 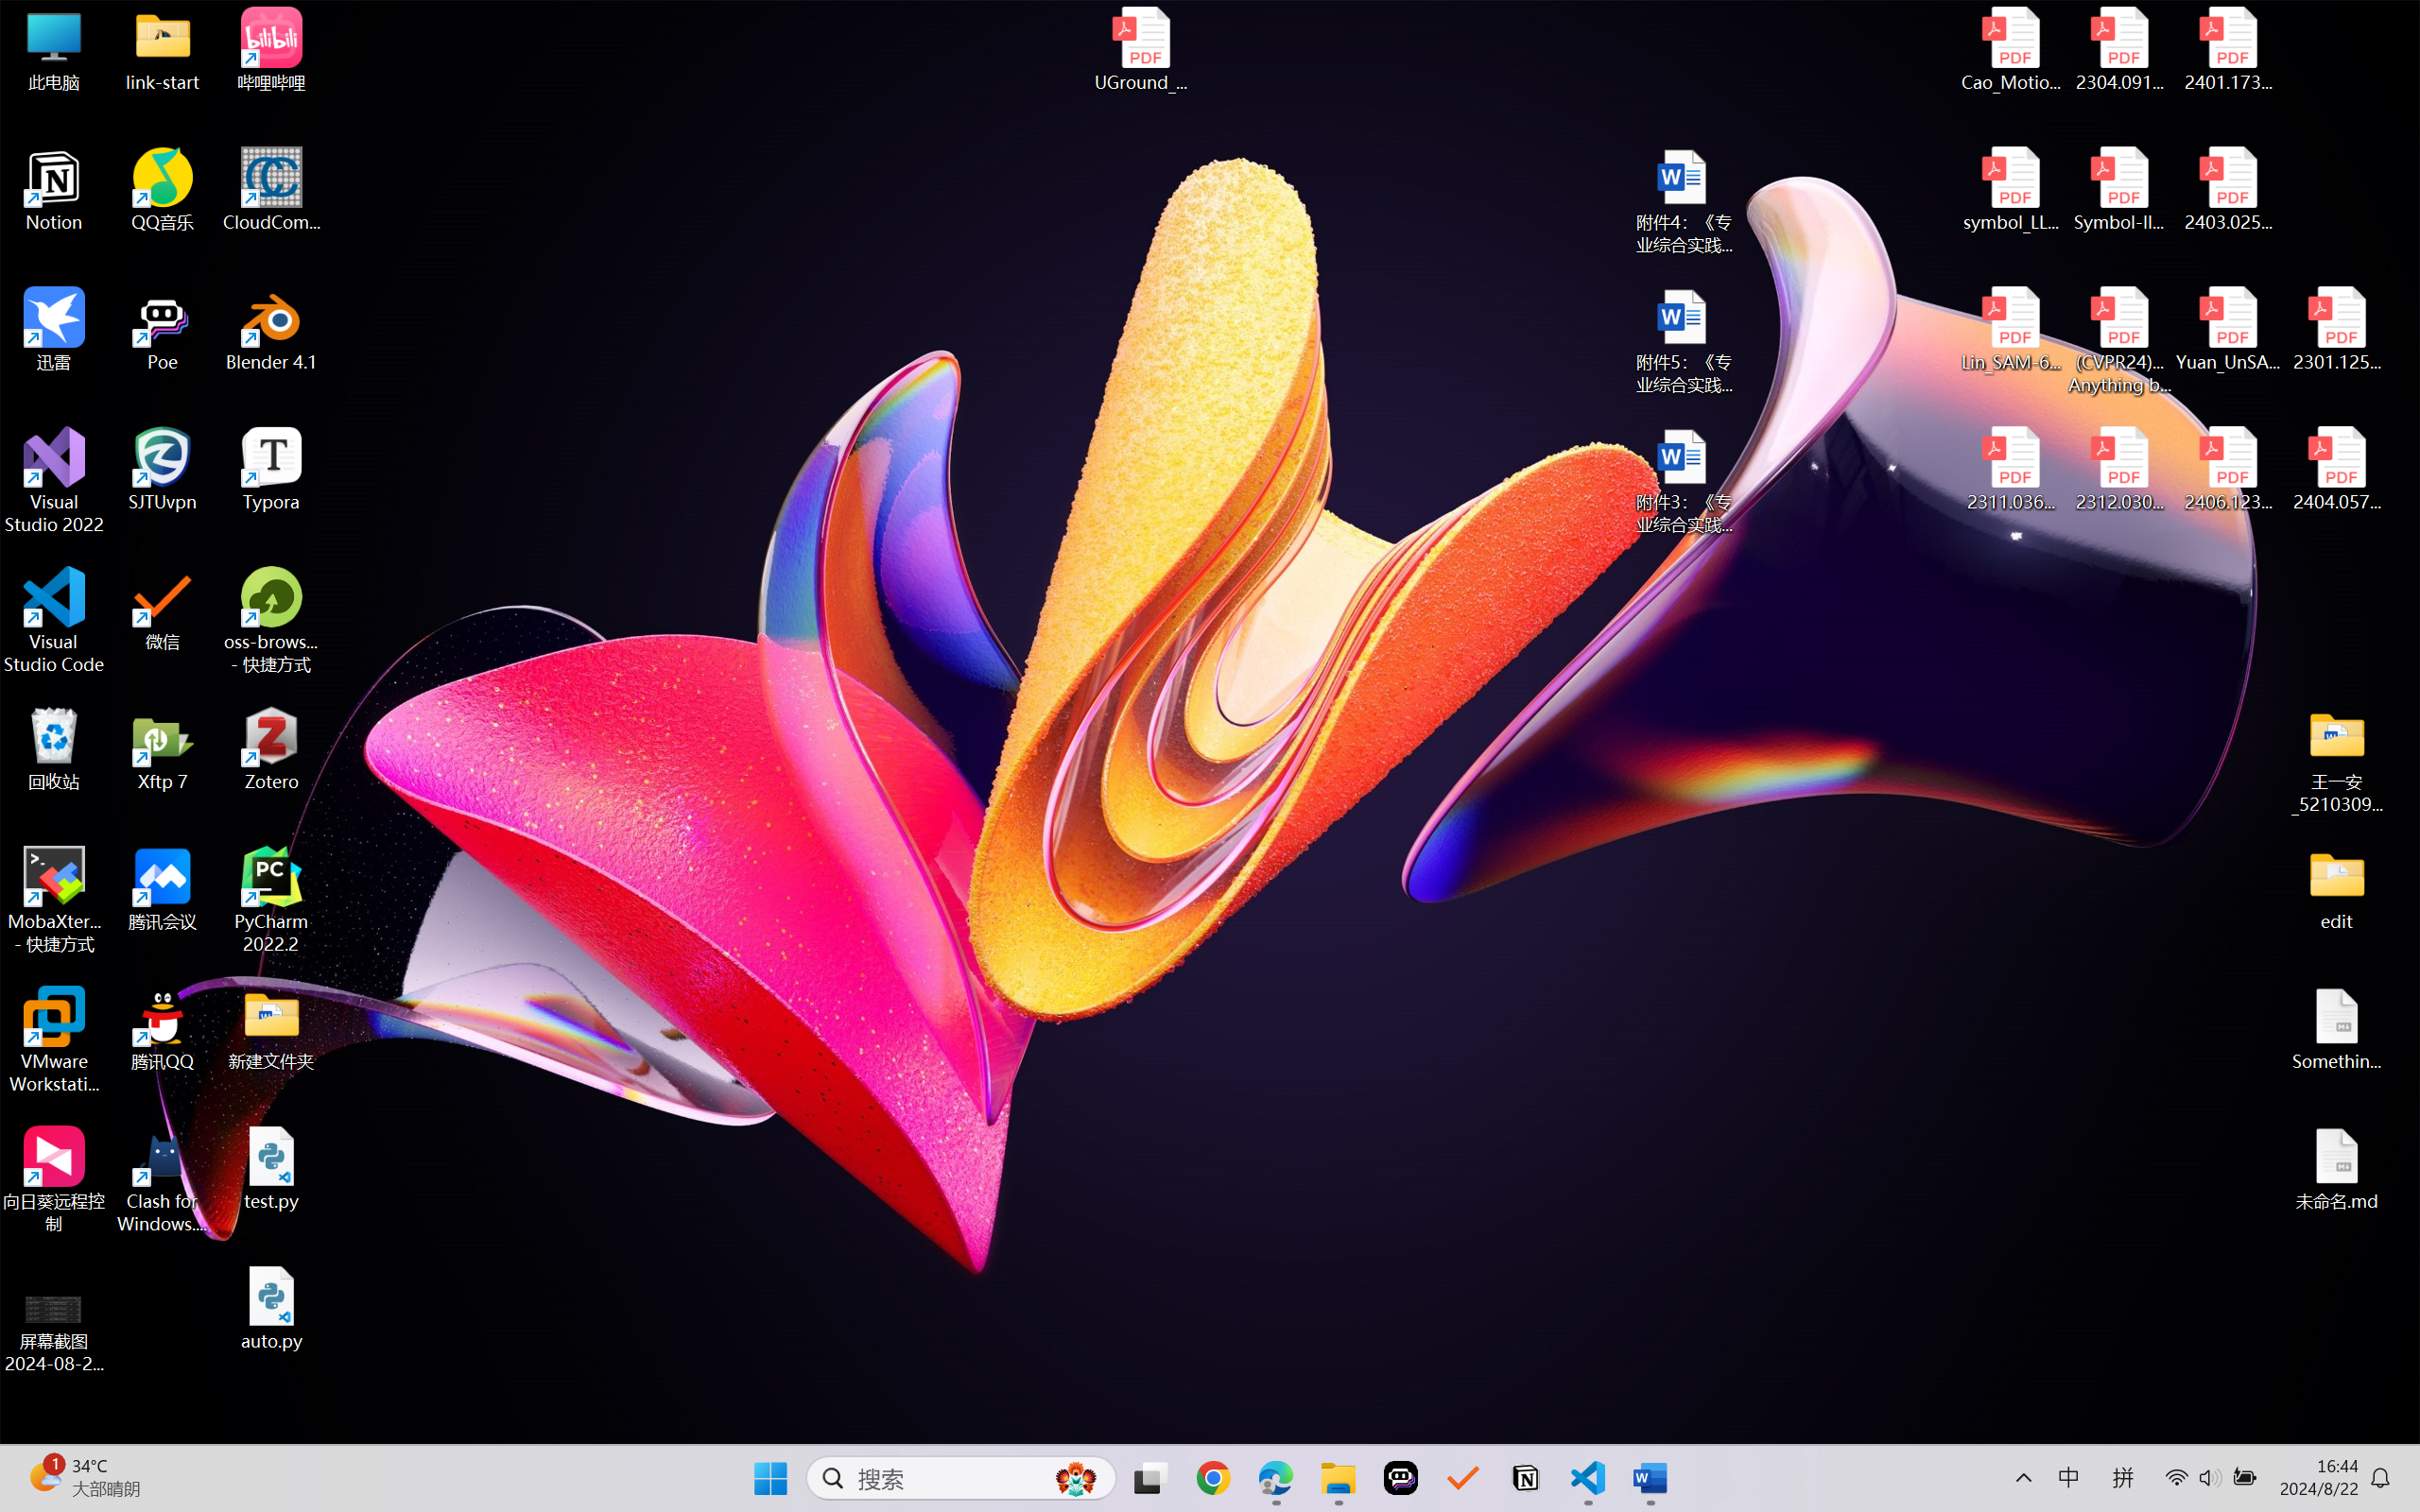 I want to click on '2311.03658v2.pdf', so click(x=2011, y=469).